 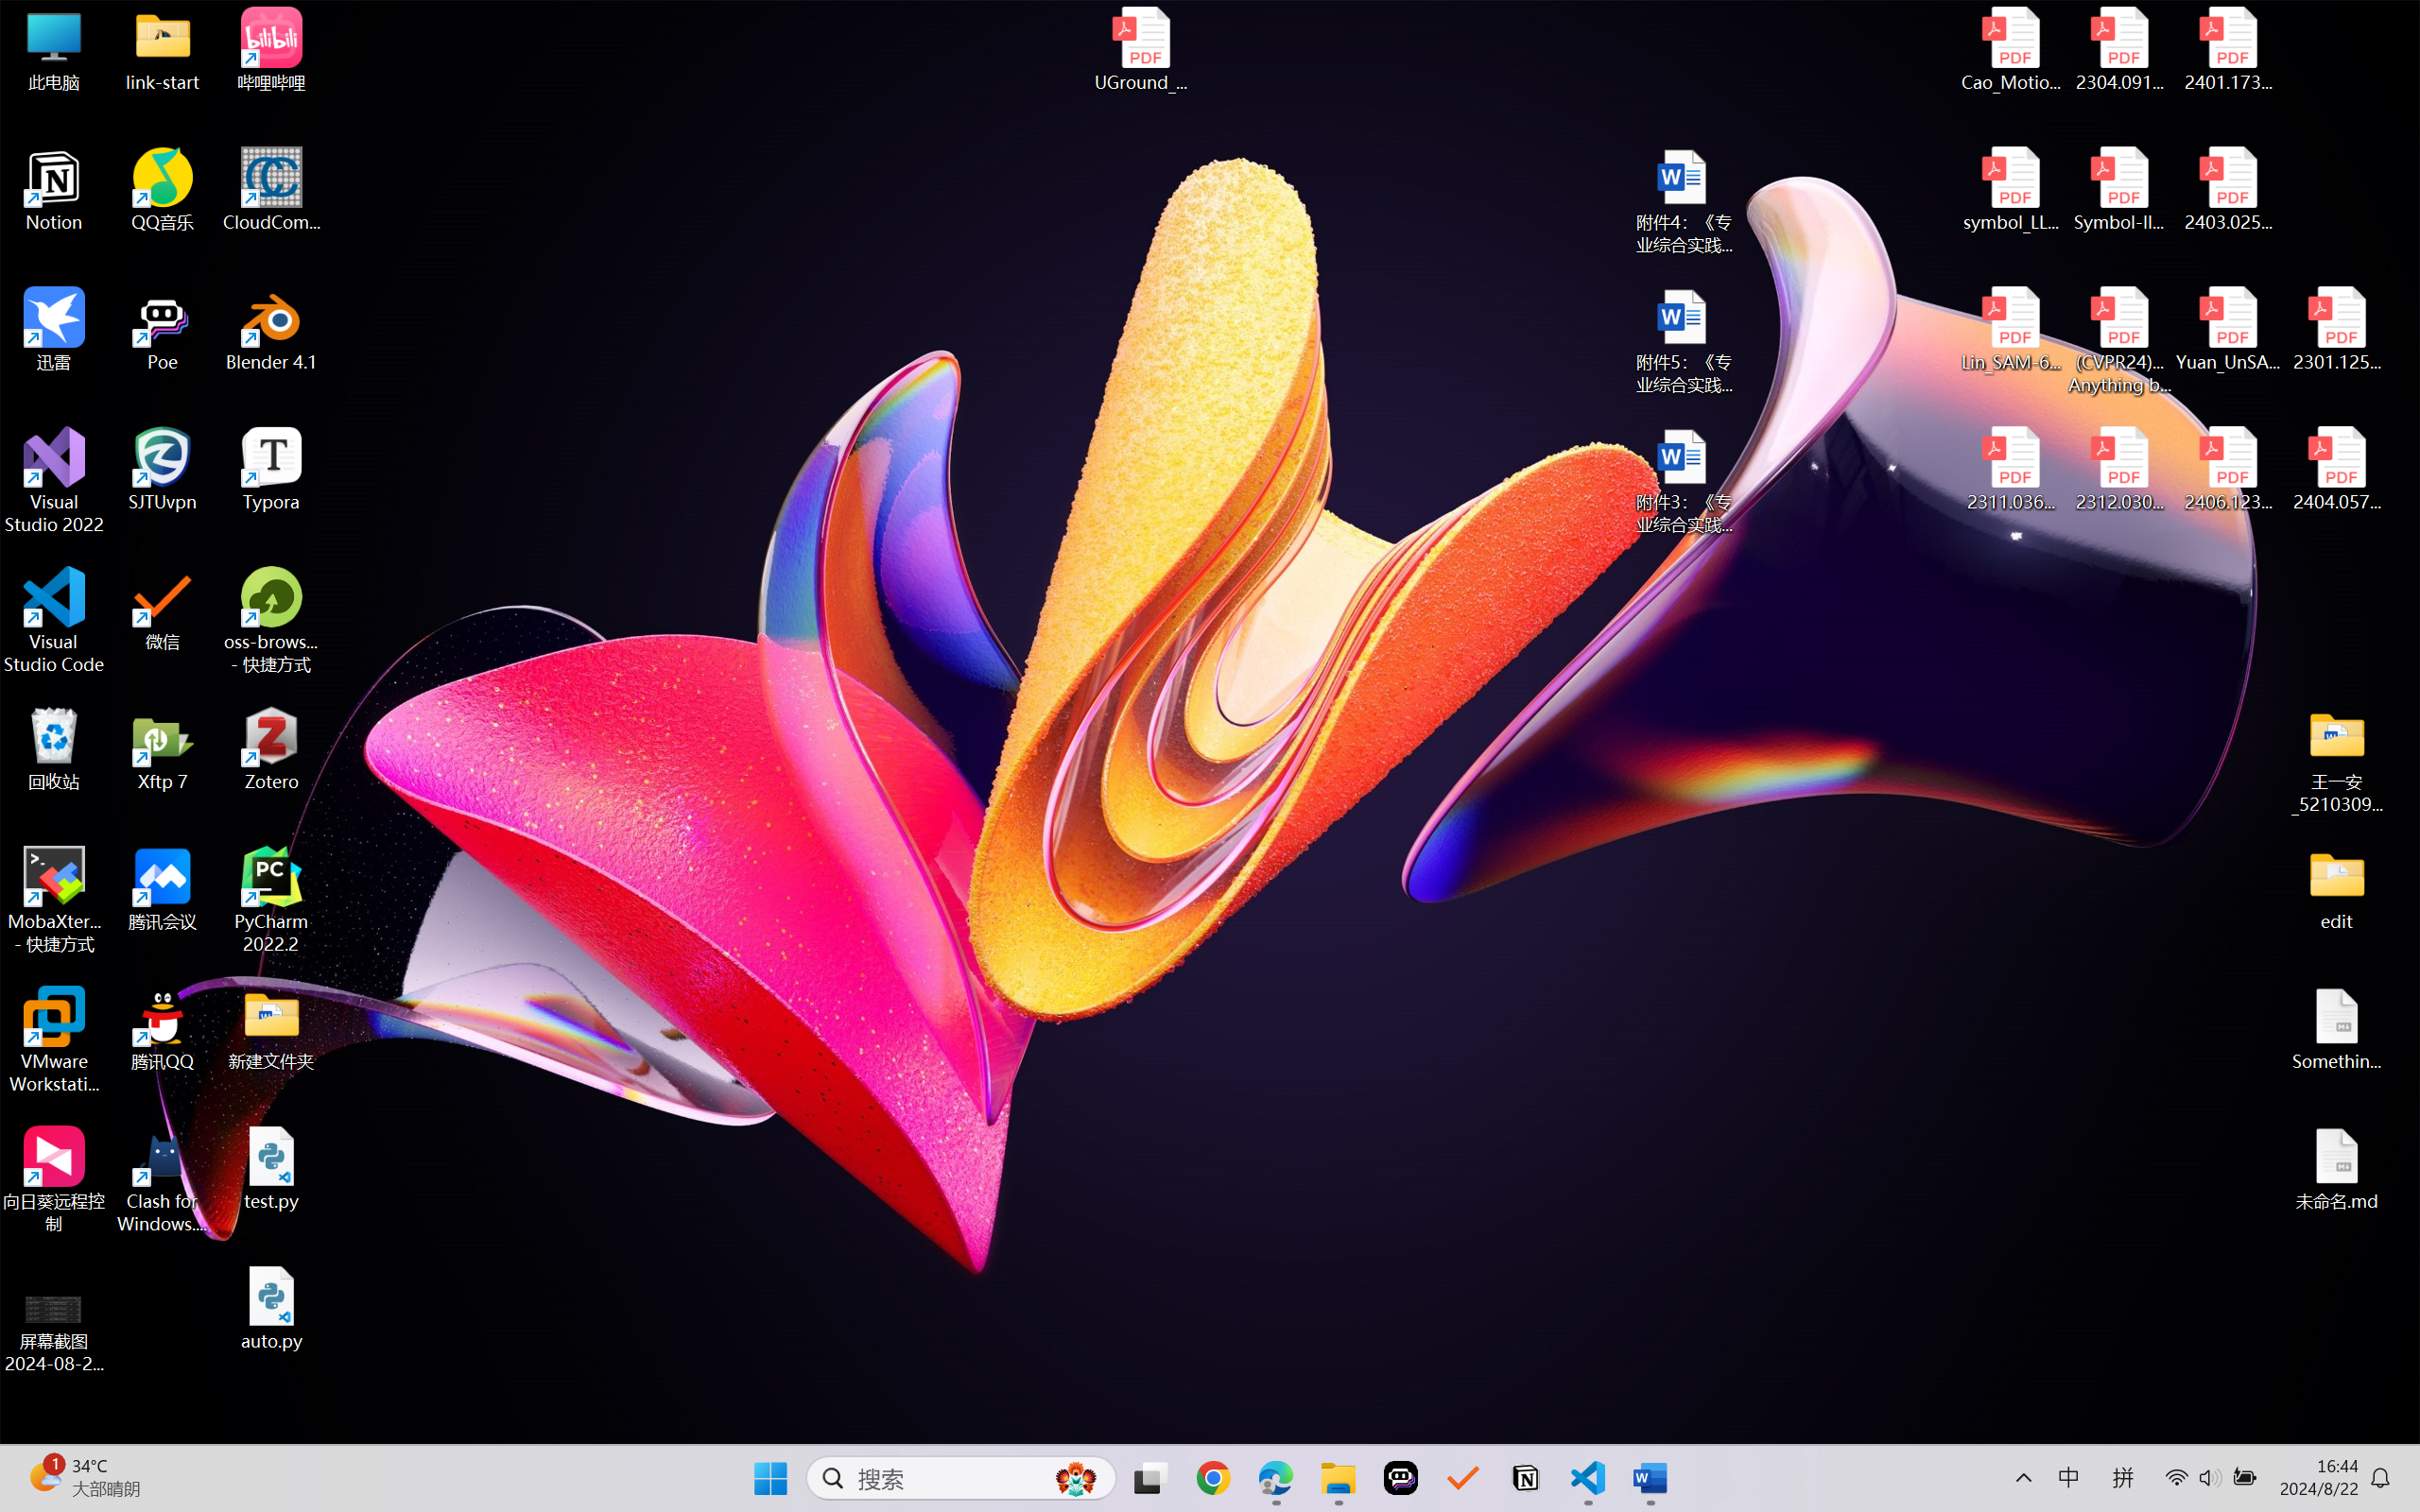 I want to click on '2311.03658v2.pdf', so click(x=2011, y=469).